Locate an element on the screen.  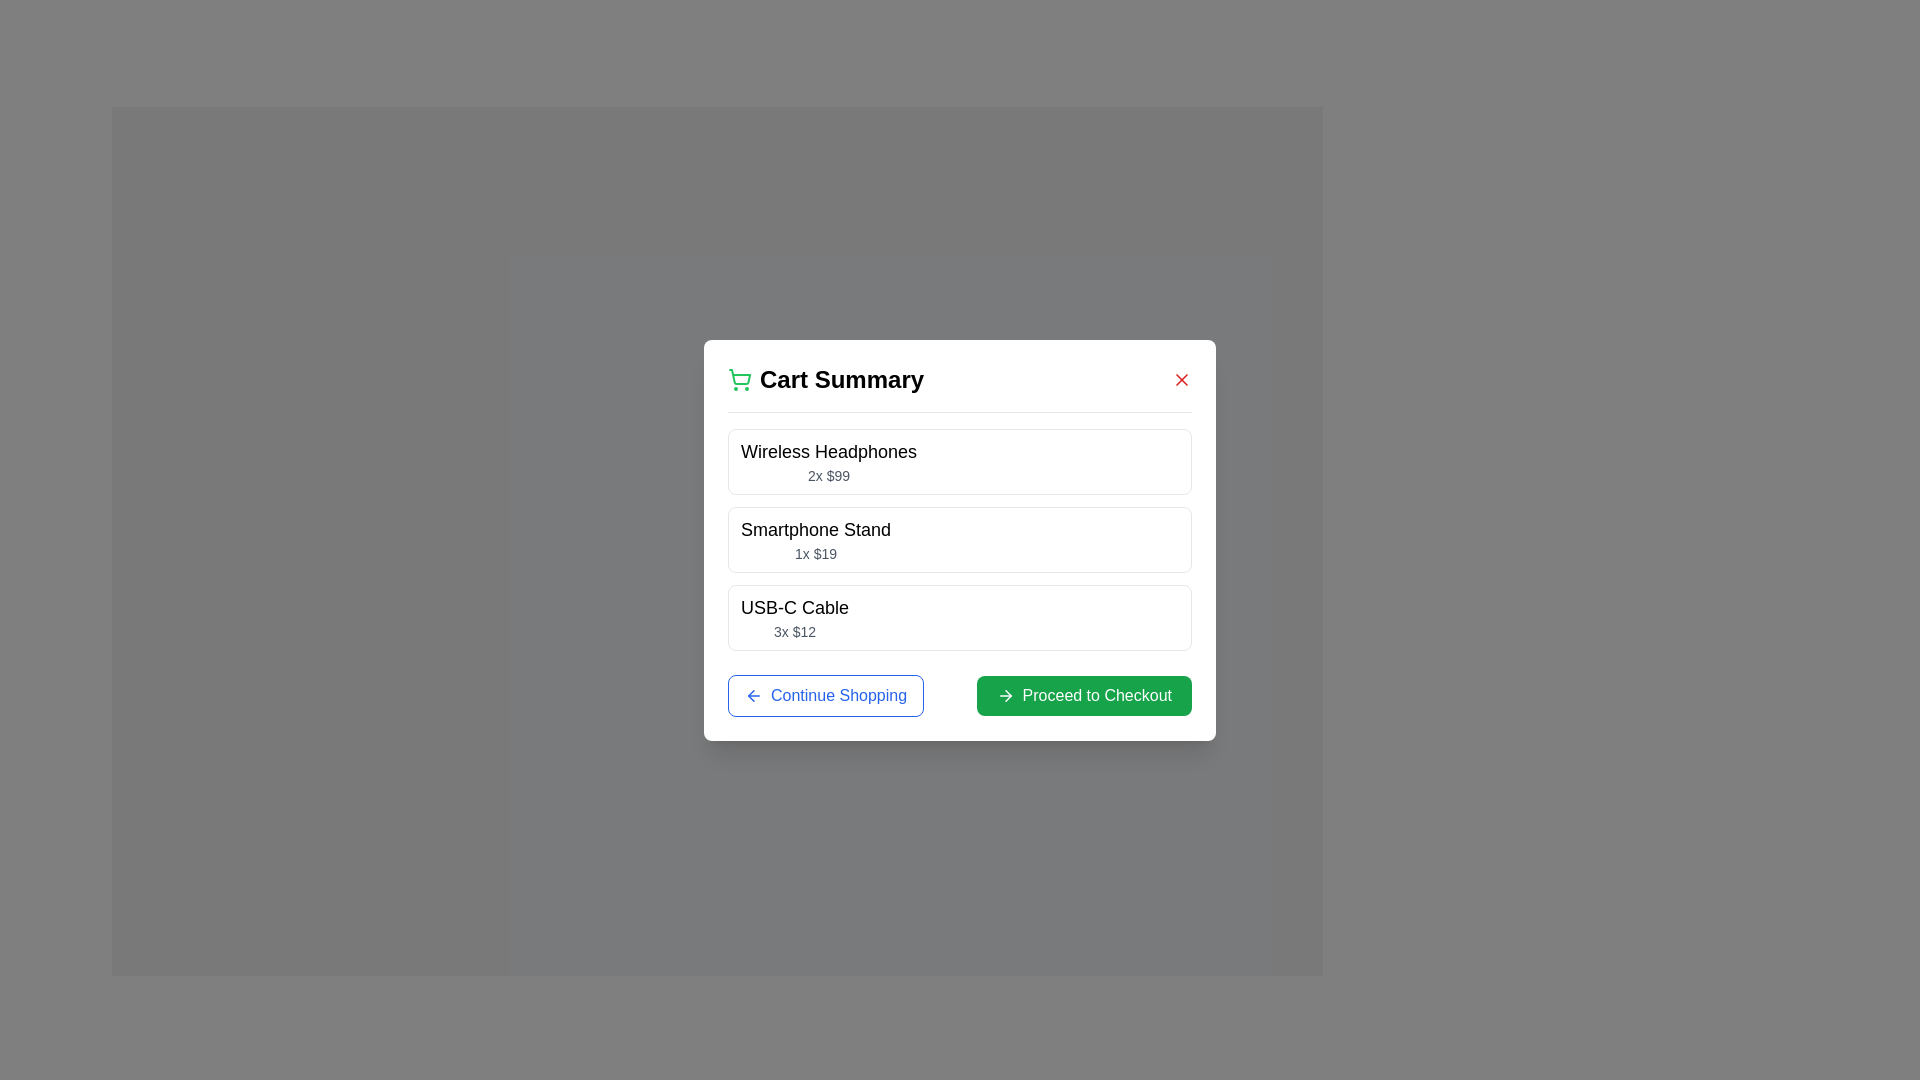
the list item entry labeled 'Smartphone Stand' is located at coordinates (816, 538).